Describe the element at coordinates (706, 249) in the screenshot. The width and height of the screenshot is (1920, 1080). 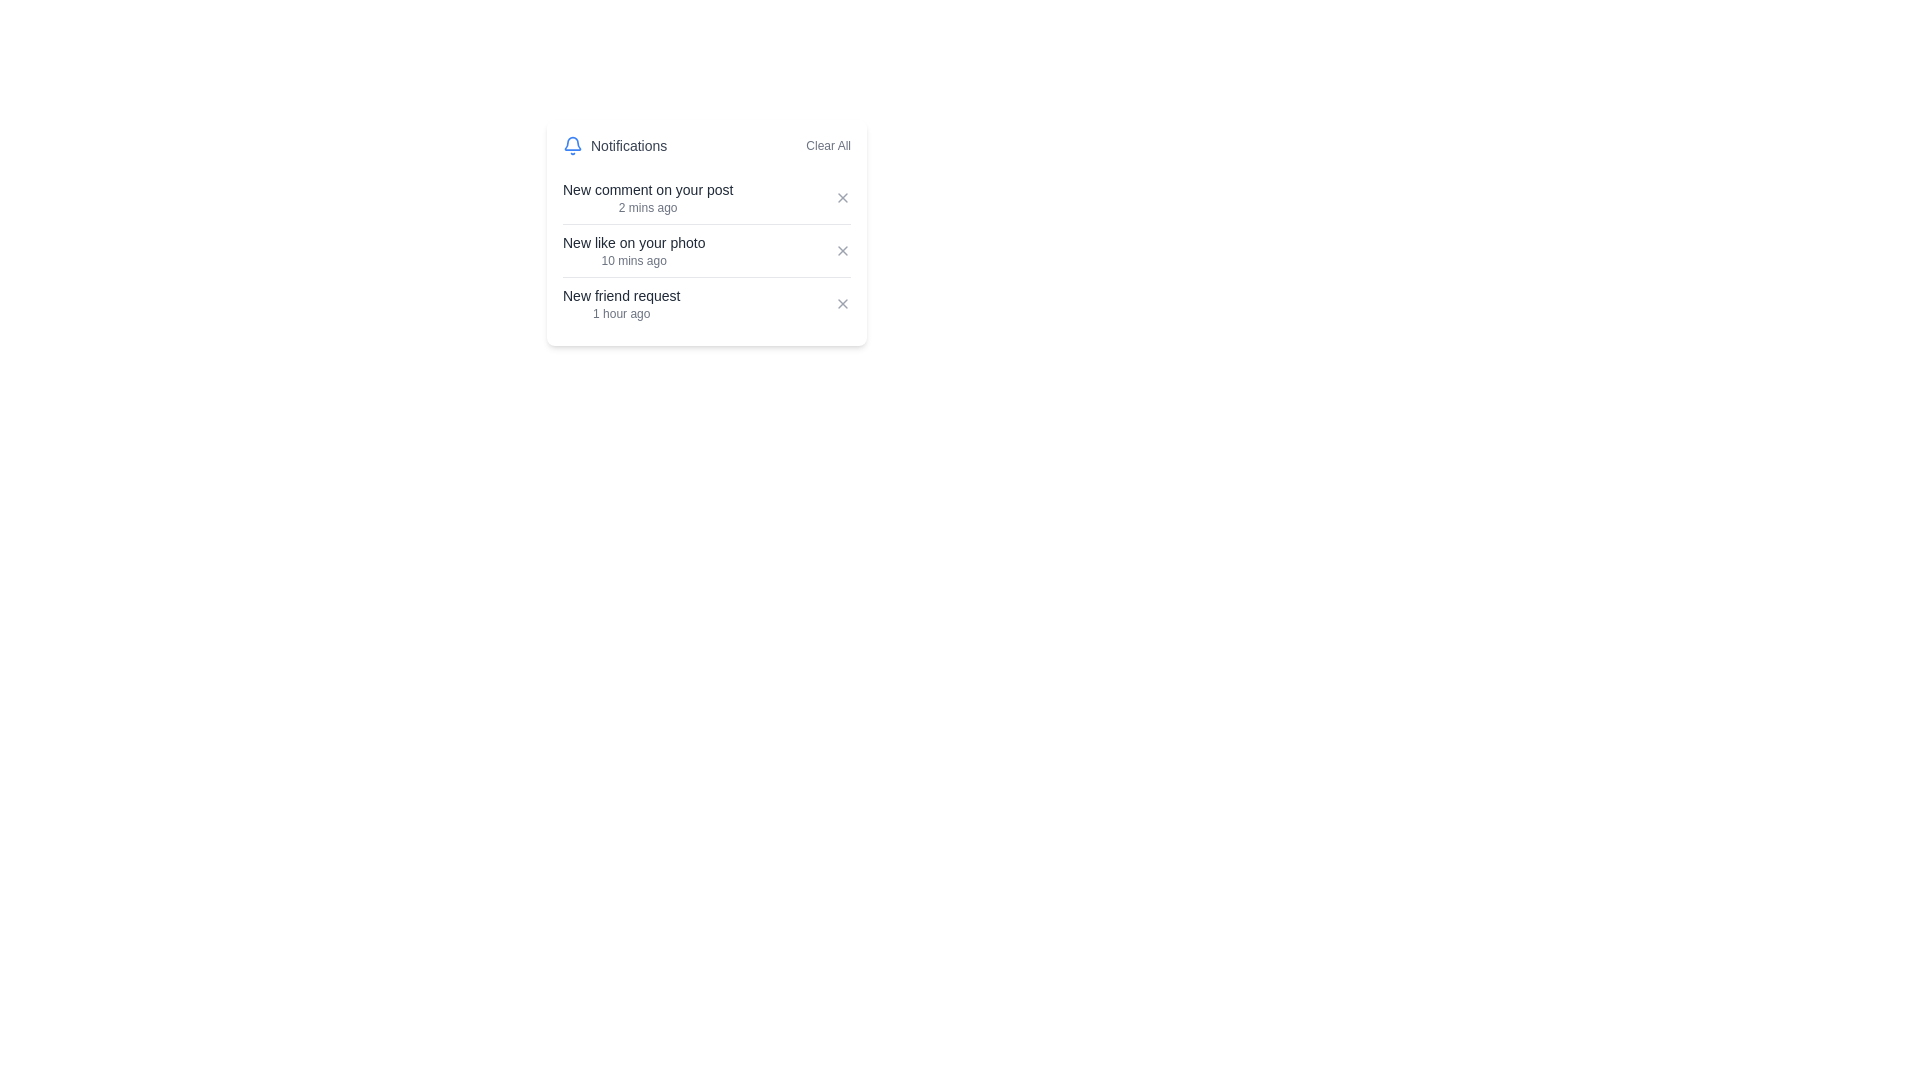
I see `the notification item with the headline 'New like on your photo'` at that location.